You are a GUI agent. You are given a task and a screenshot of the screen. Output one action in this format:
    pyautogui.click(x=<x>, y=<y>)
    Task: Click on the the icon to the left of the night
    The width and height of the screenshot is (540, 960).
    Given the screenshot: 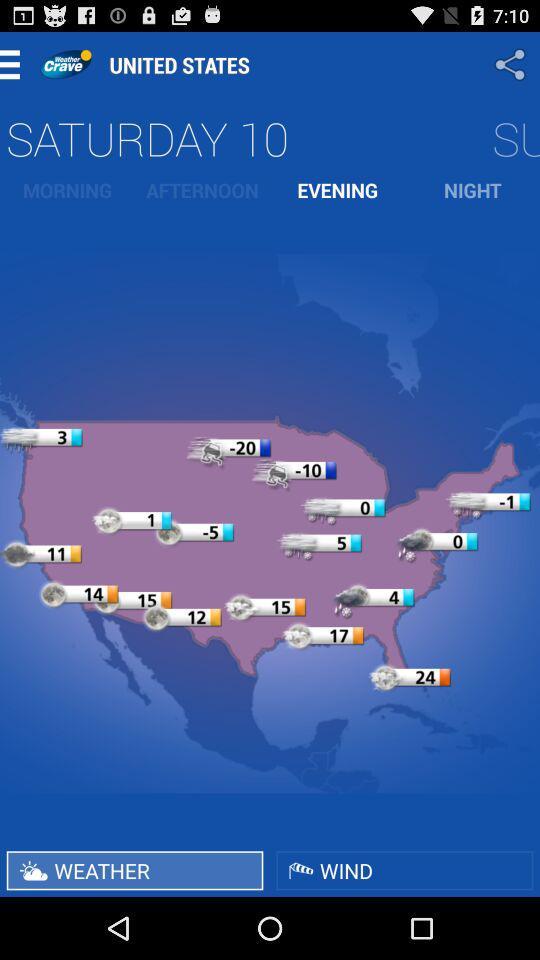 What is the action you would take?
    pyautogui.click(x=337, y=190)
    